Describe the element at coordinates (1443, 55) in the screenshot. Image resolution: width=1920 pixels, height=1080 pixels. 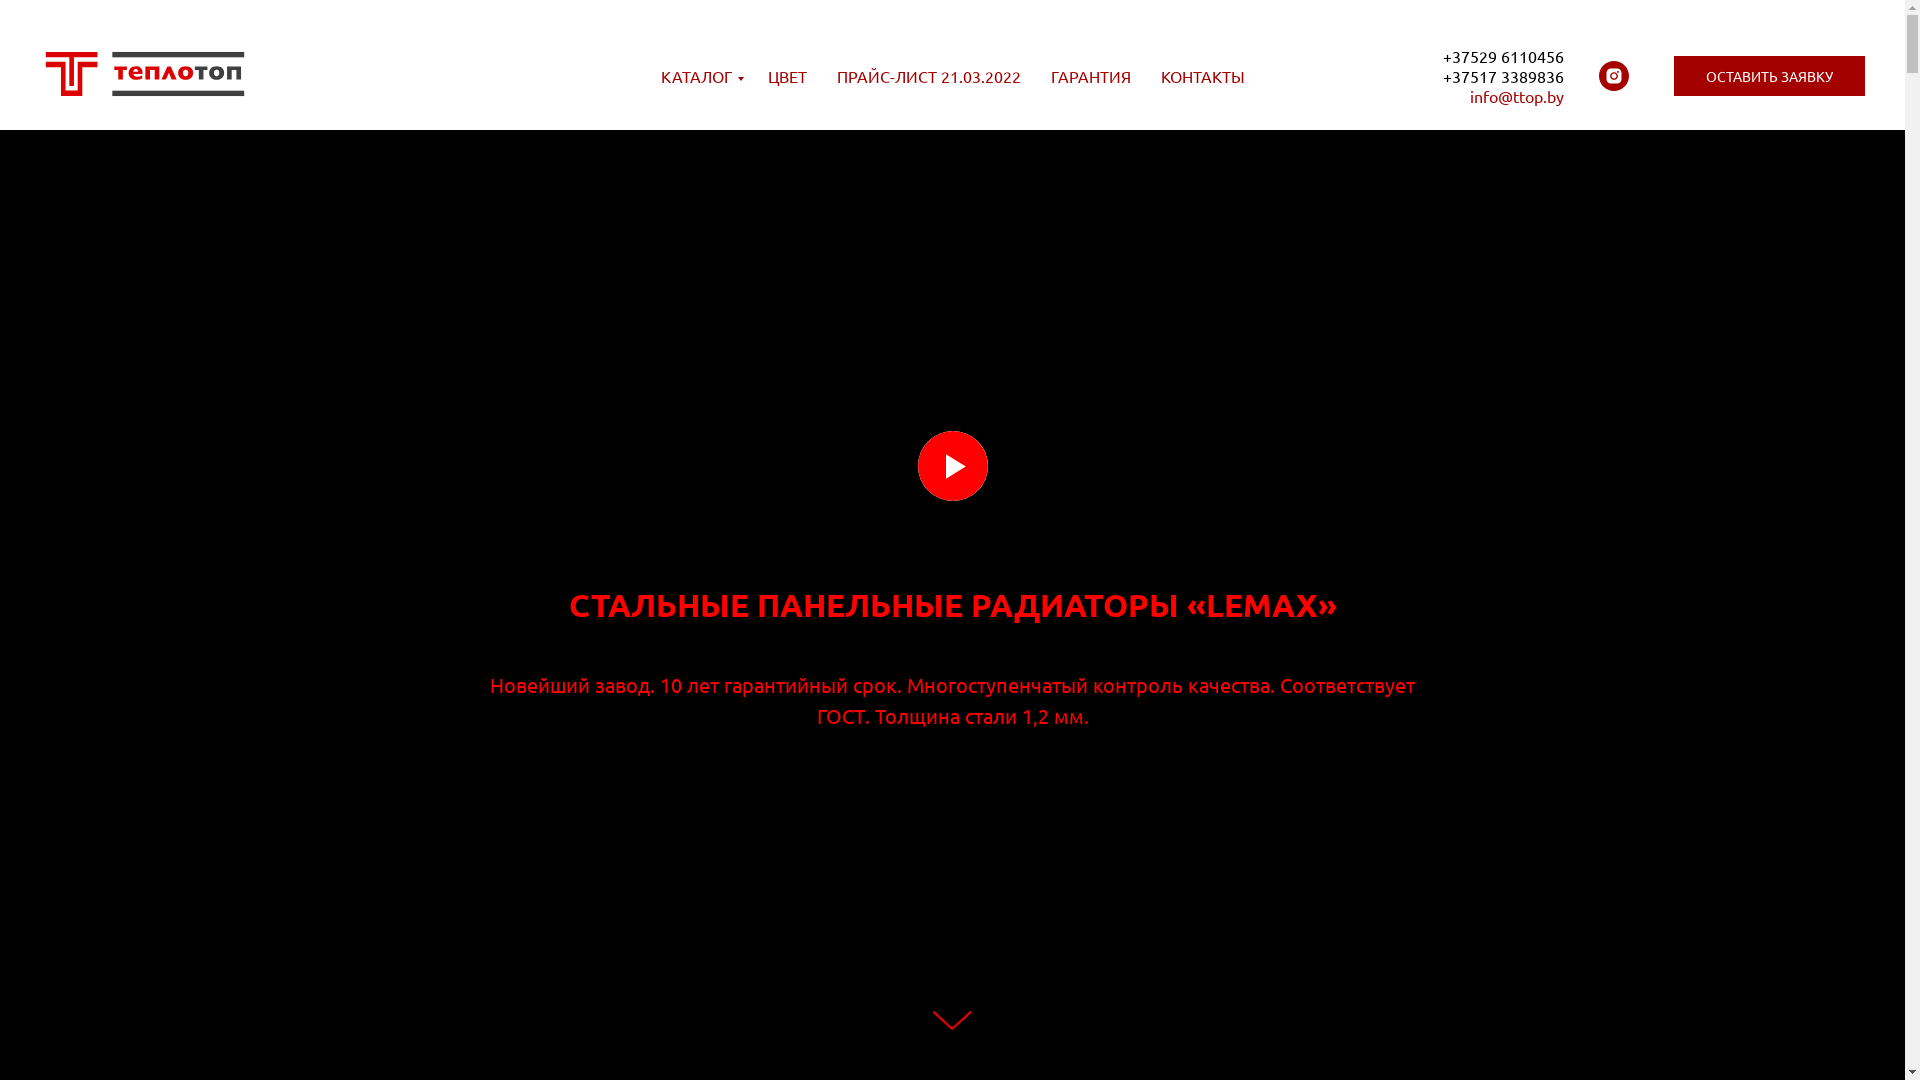
I see `'+37529 6110456'` at that location.